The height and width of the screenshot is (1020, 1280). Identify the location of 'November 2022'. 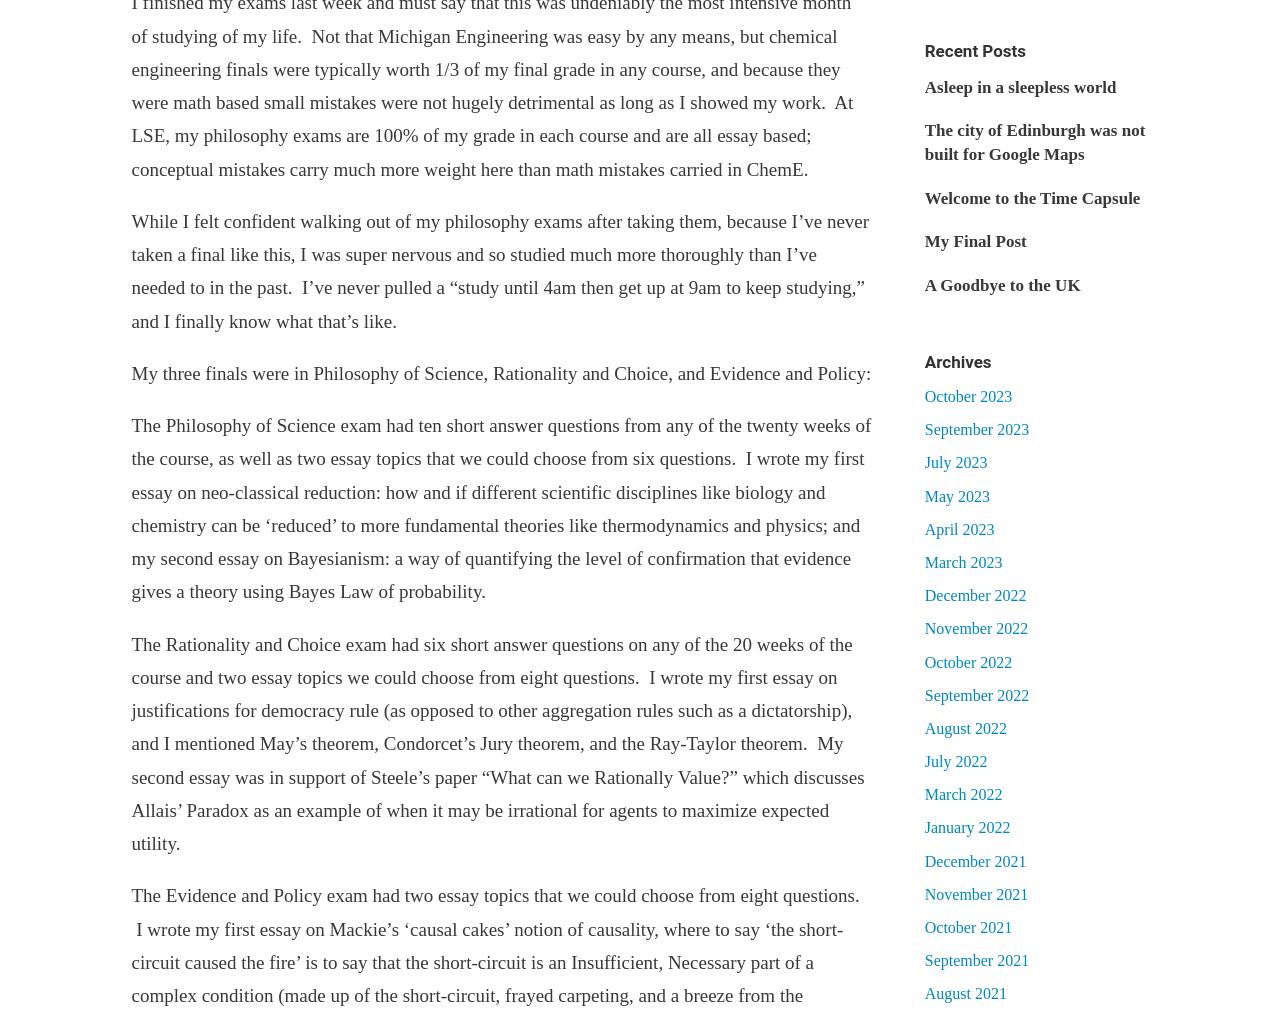
(976, 627).